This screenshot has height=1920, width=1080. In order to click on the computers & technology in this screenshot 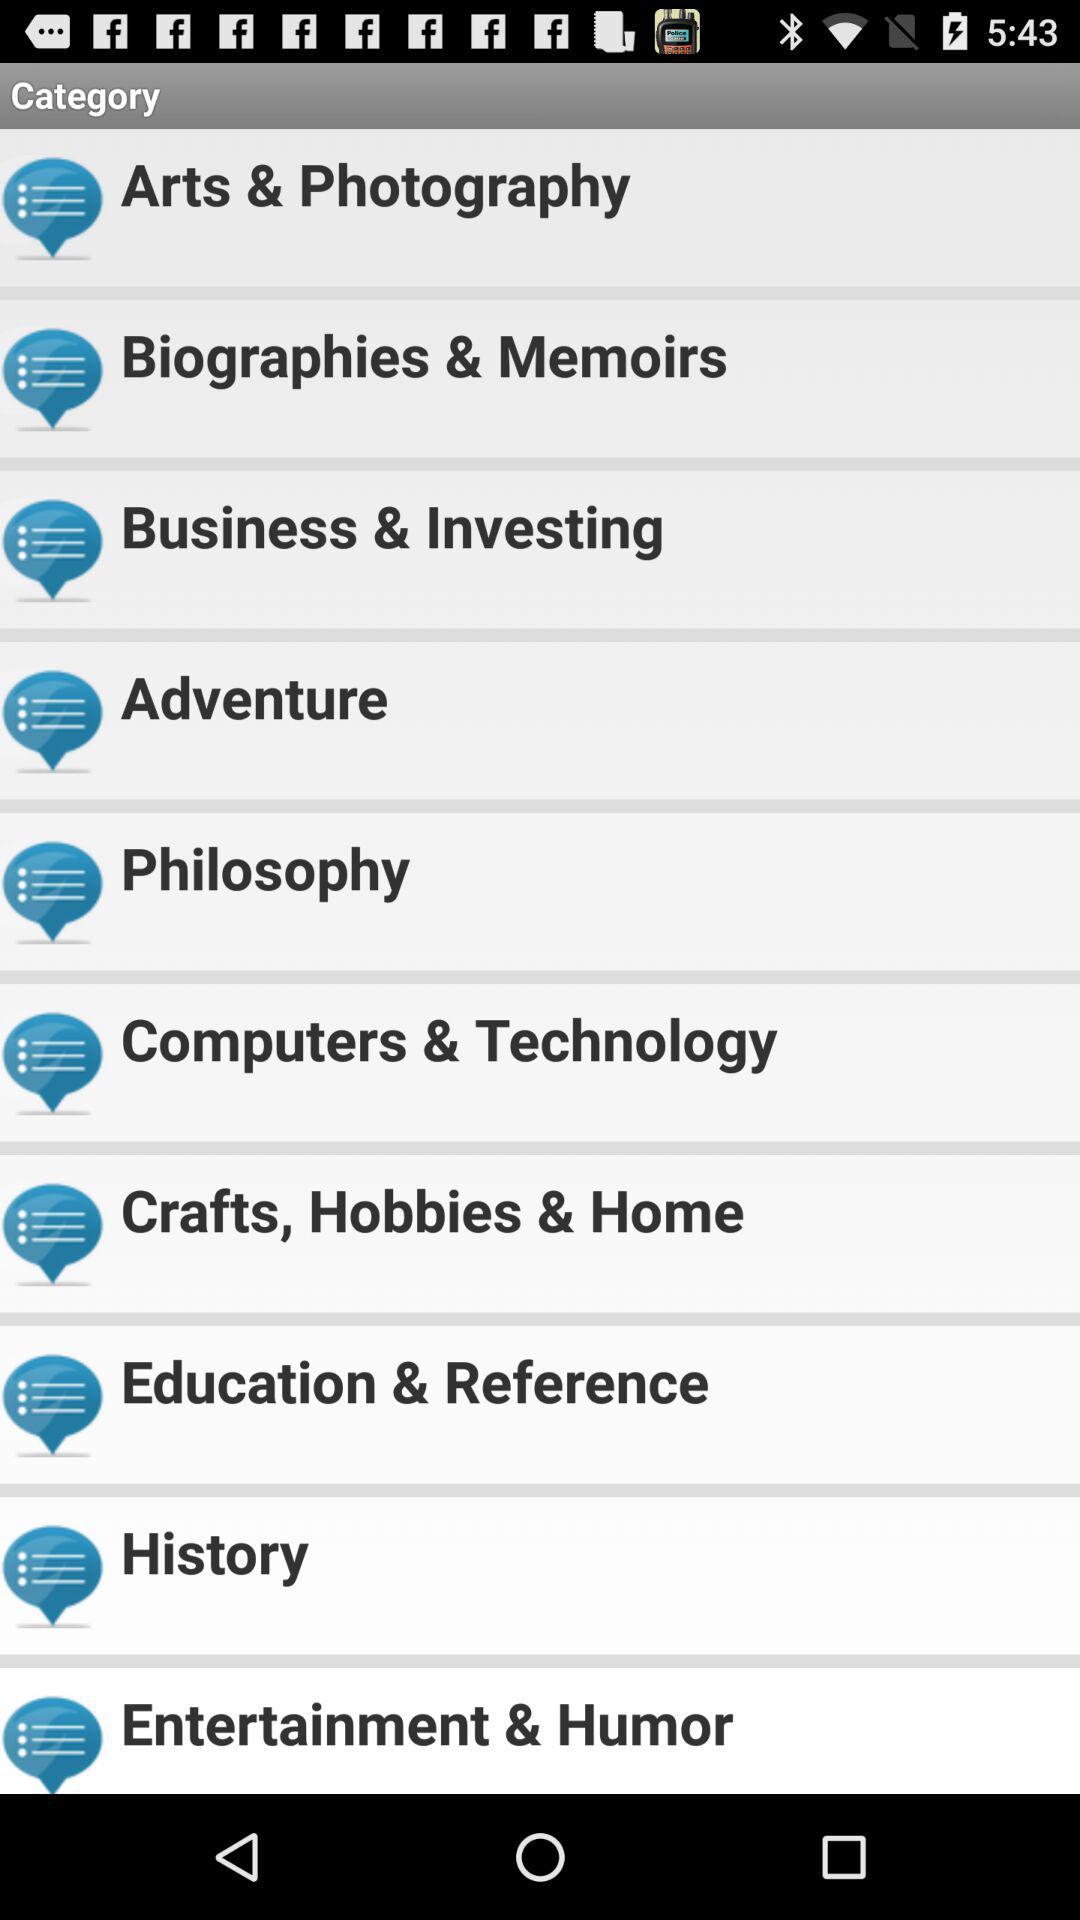, I will do `click(591, 1030)`.